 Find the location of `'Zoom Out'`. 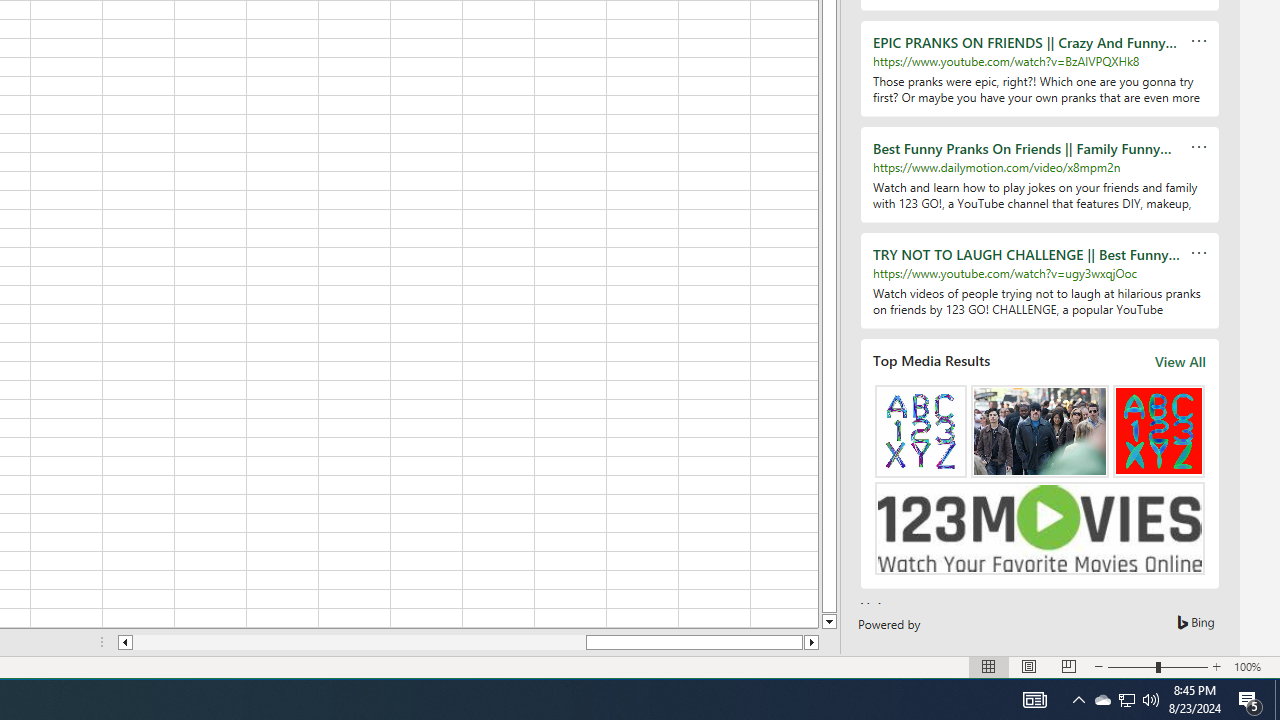

'Zoom Out' is located at coordinates (1132, 667).